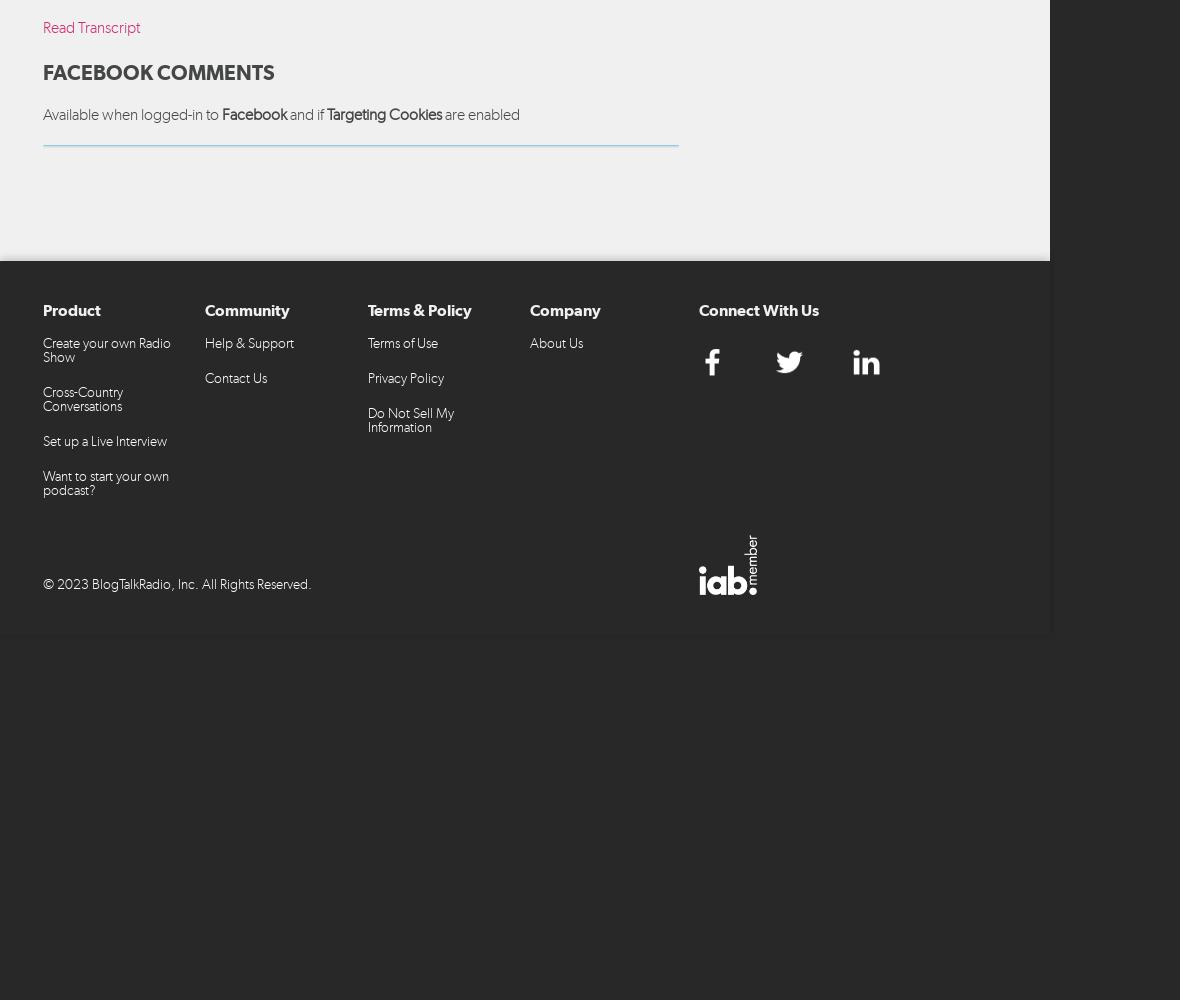 This screenshot has width=1180, height=1000. What do you see at coordinates (254, 112) in the screenshot?
I see `'Facebook'` at bounding box center [254, 112].